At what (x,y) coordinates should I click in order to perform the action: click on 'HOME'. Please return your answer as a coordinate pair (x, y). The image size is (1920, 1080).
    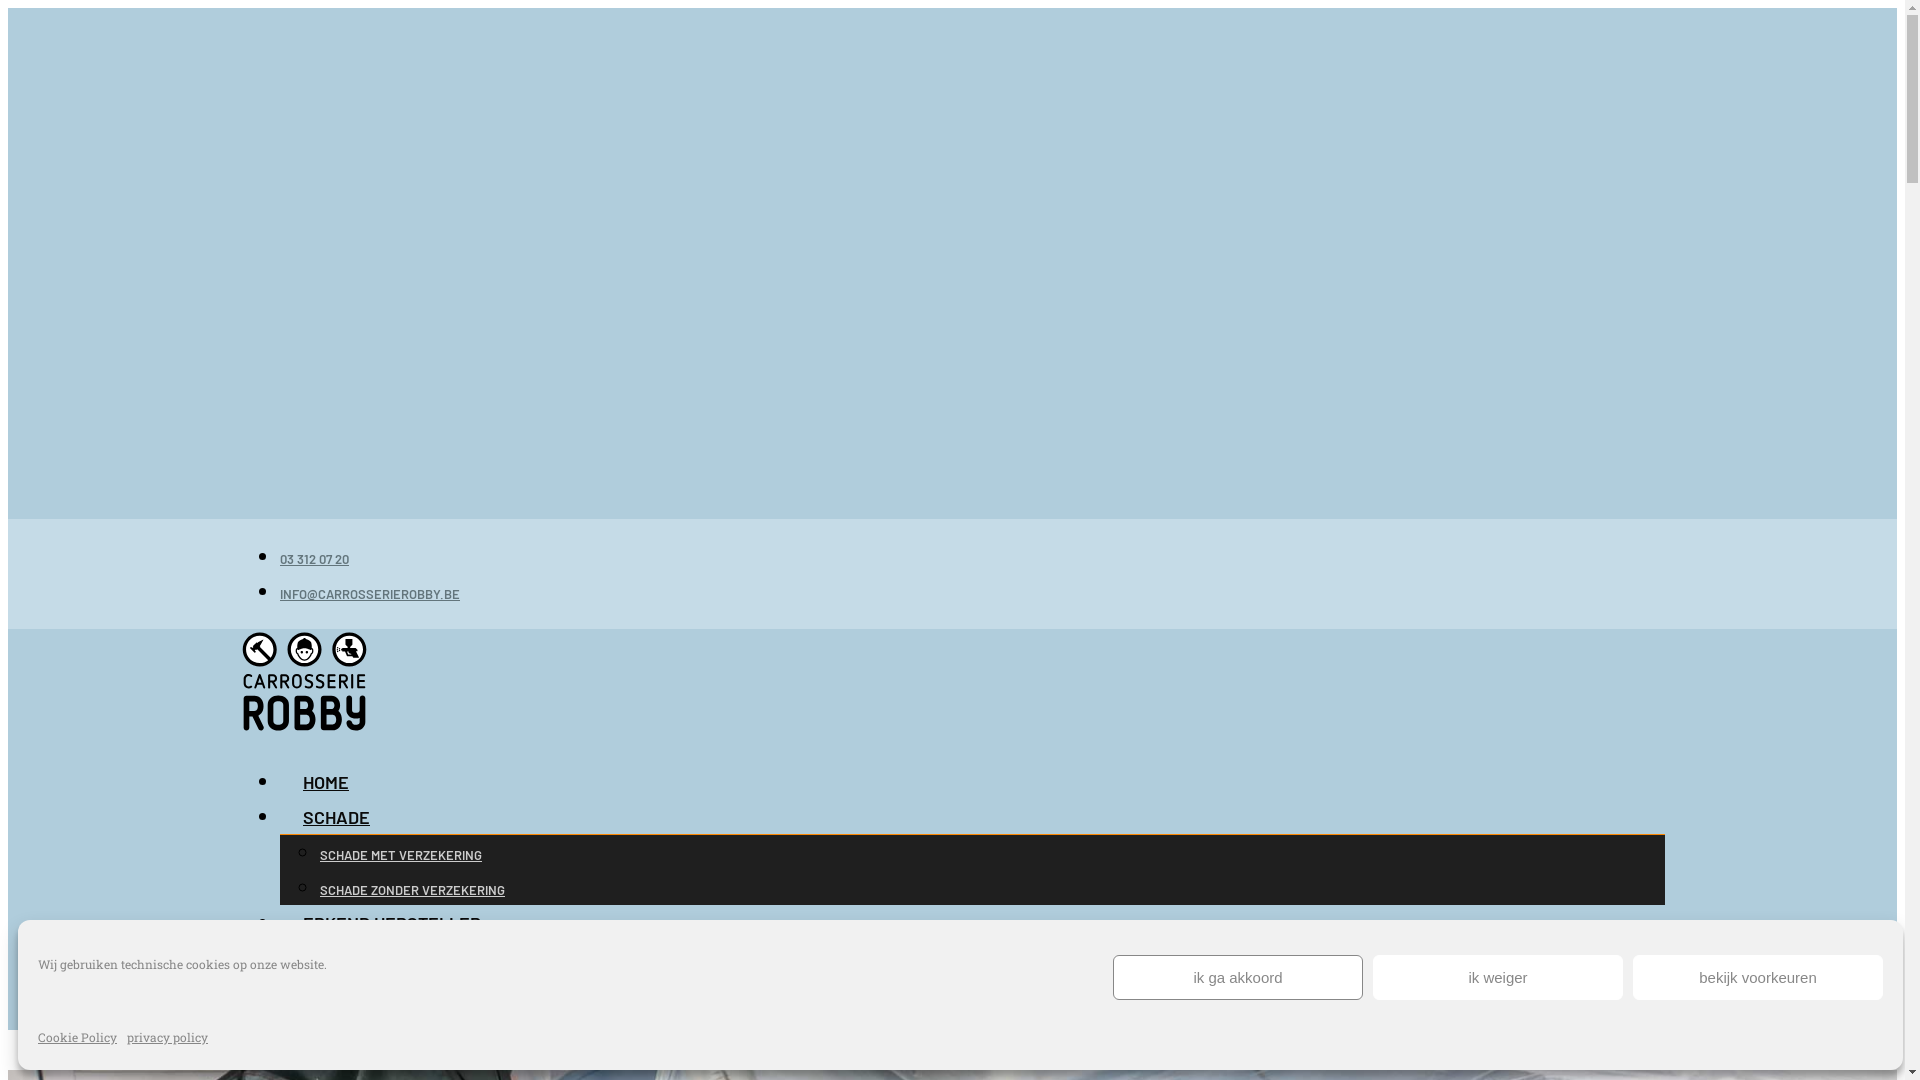
    Looking at the image, I should click on (326, 781).